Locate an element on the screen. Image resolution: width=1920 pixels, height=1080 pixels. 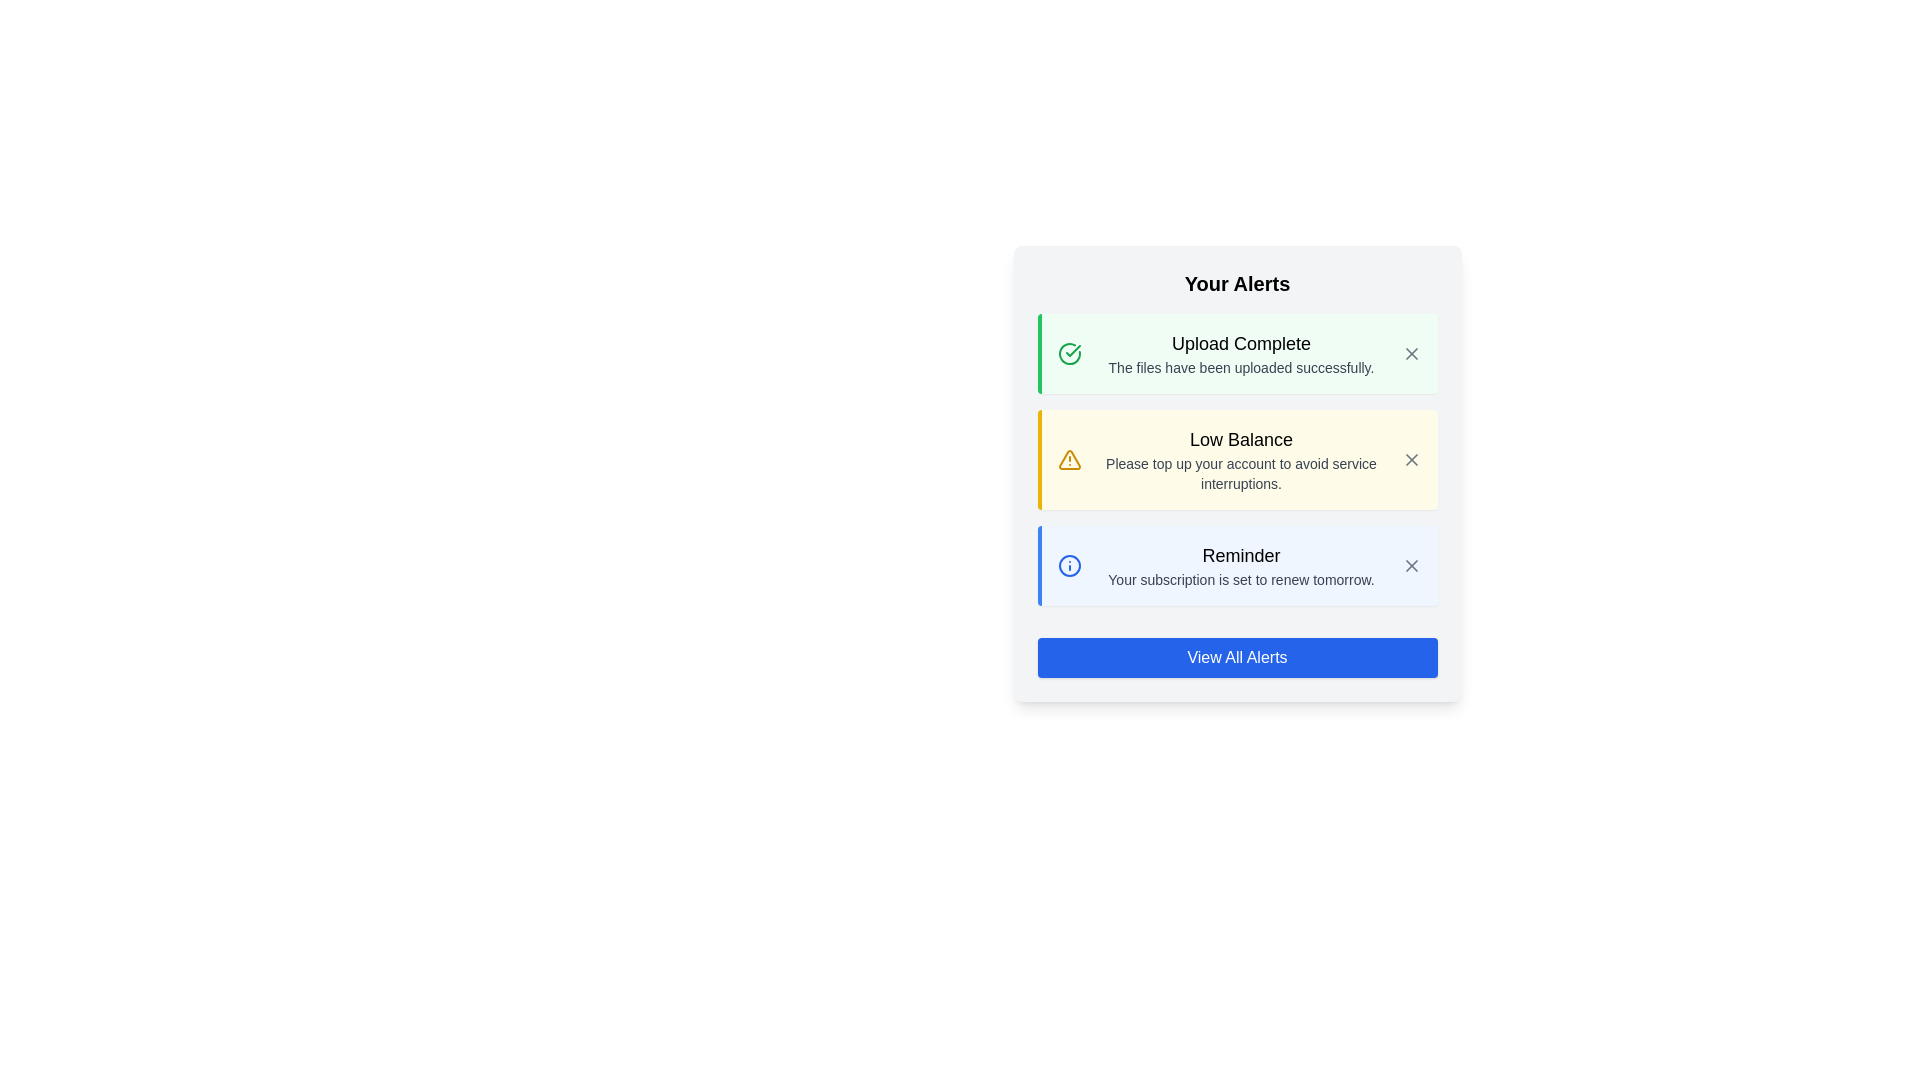
the static text heading at the top of the notification card, which indicates the context or purpose of the information presented below is located at coordinates (1236, 284).